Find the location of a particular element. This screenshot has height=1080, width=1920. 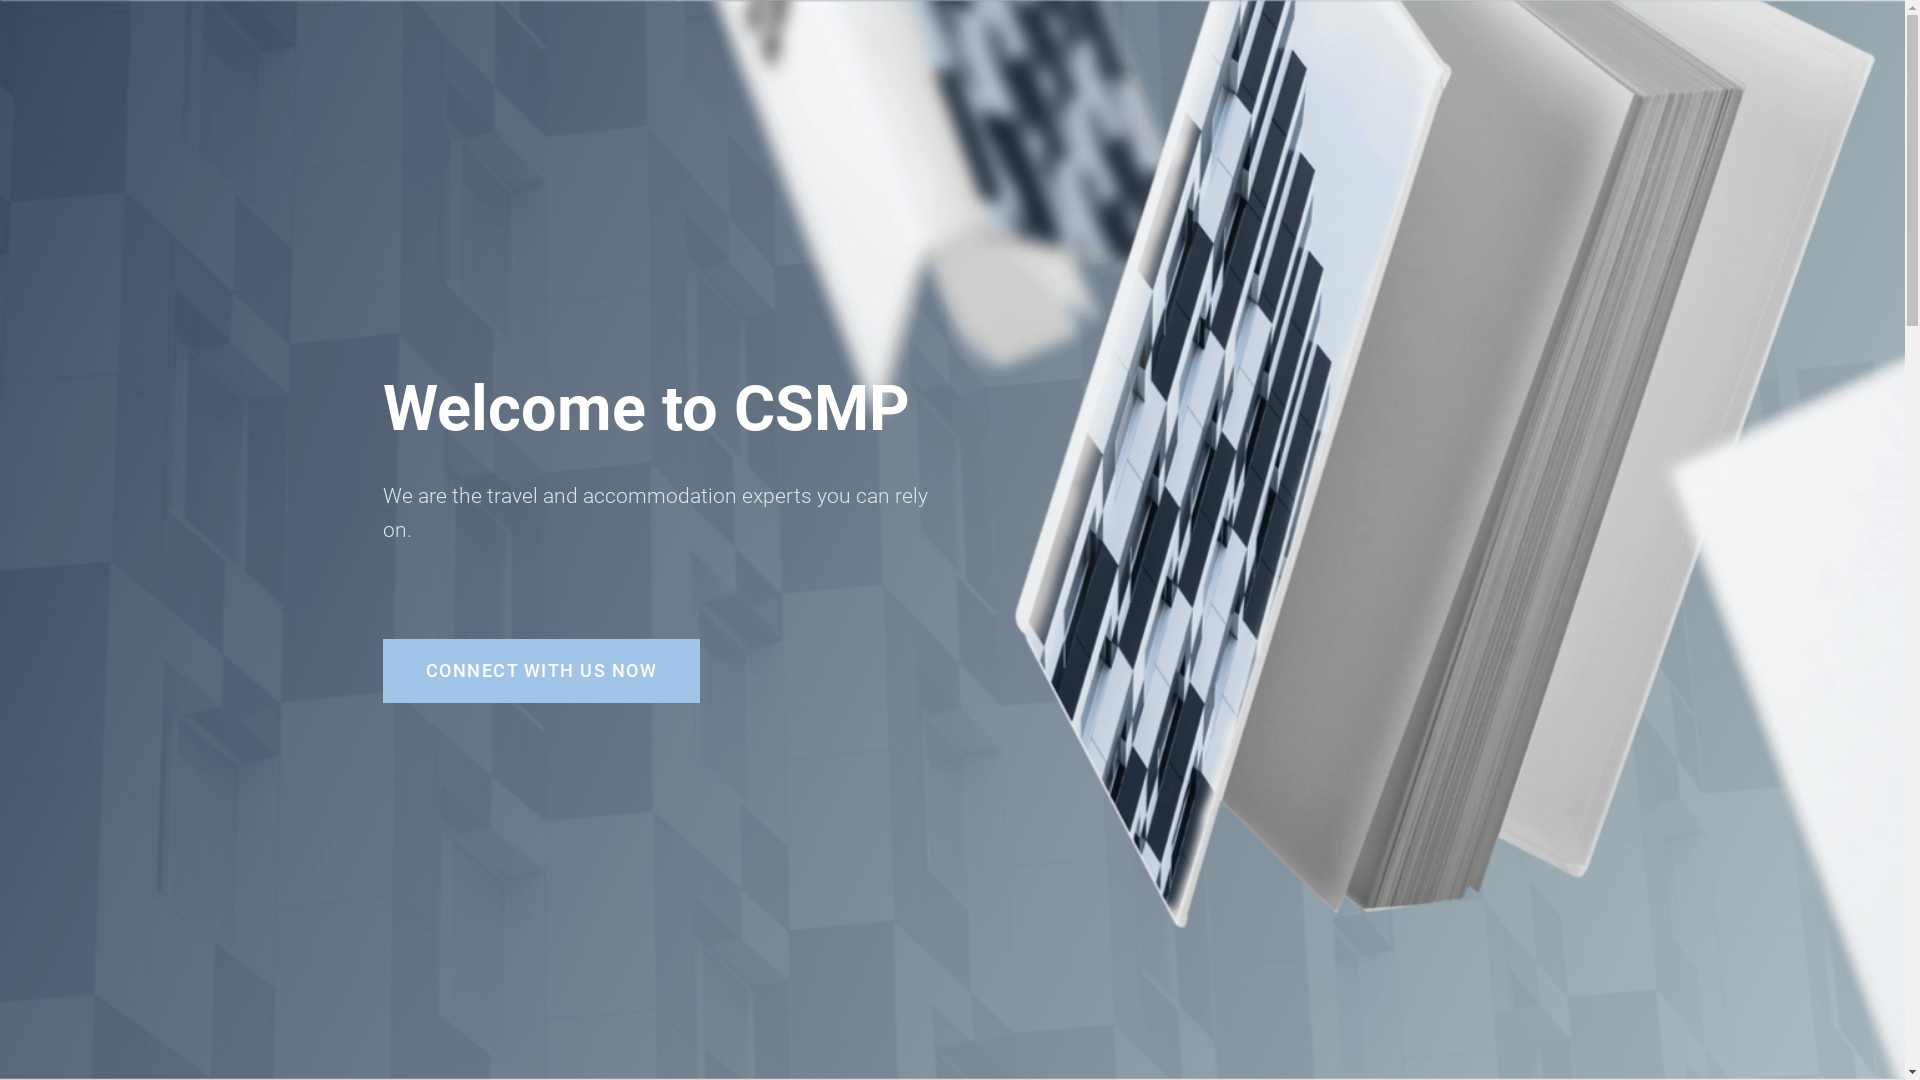

'CONNECT WITH US NOW' is located at coordinates (541, 671).